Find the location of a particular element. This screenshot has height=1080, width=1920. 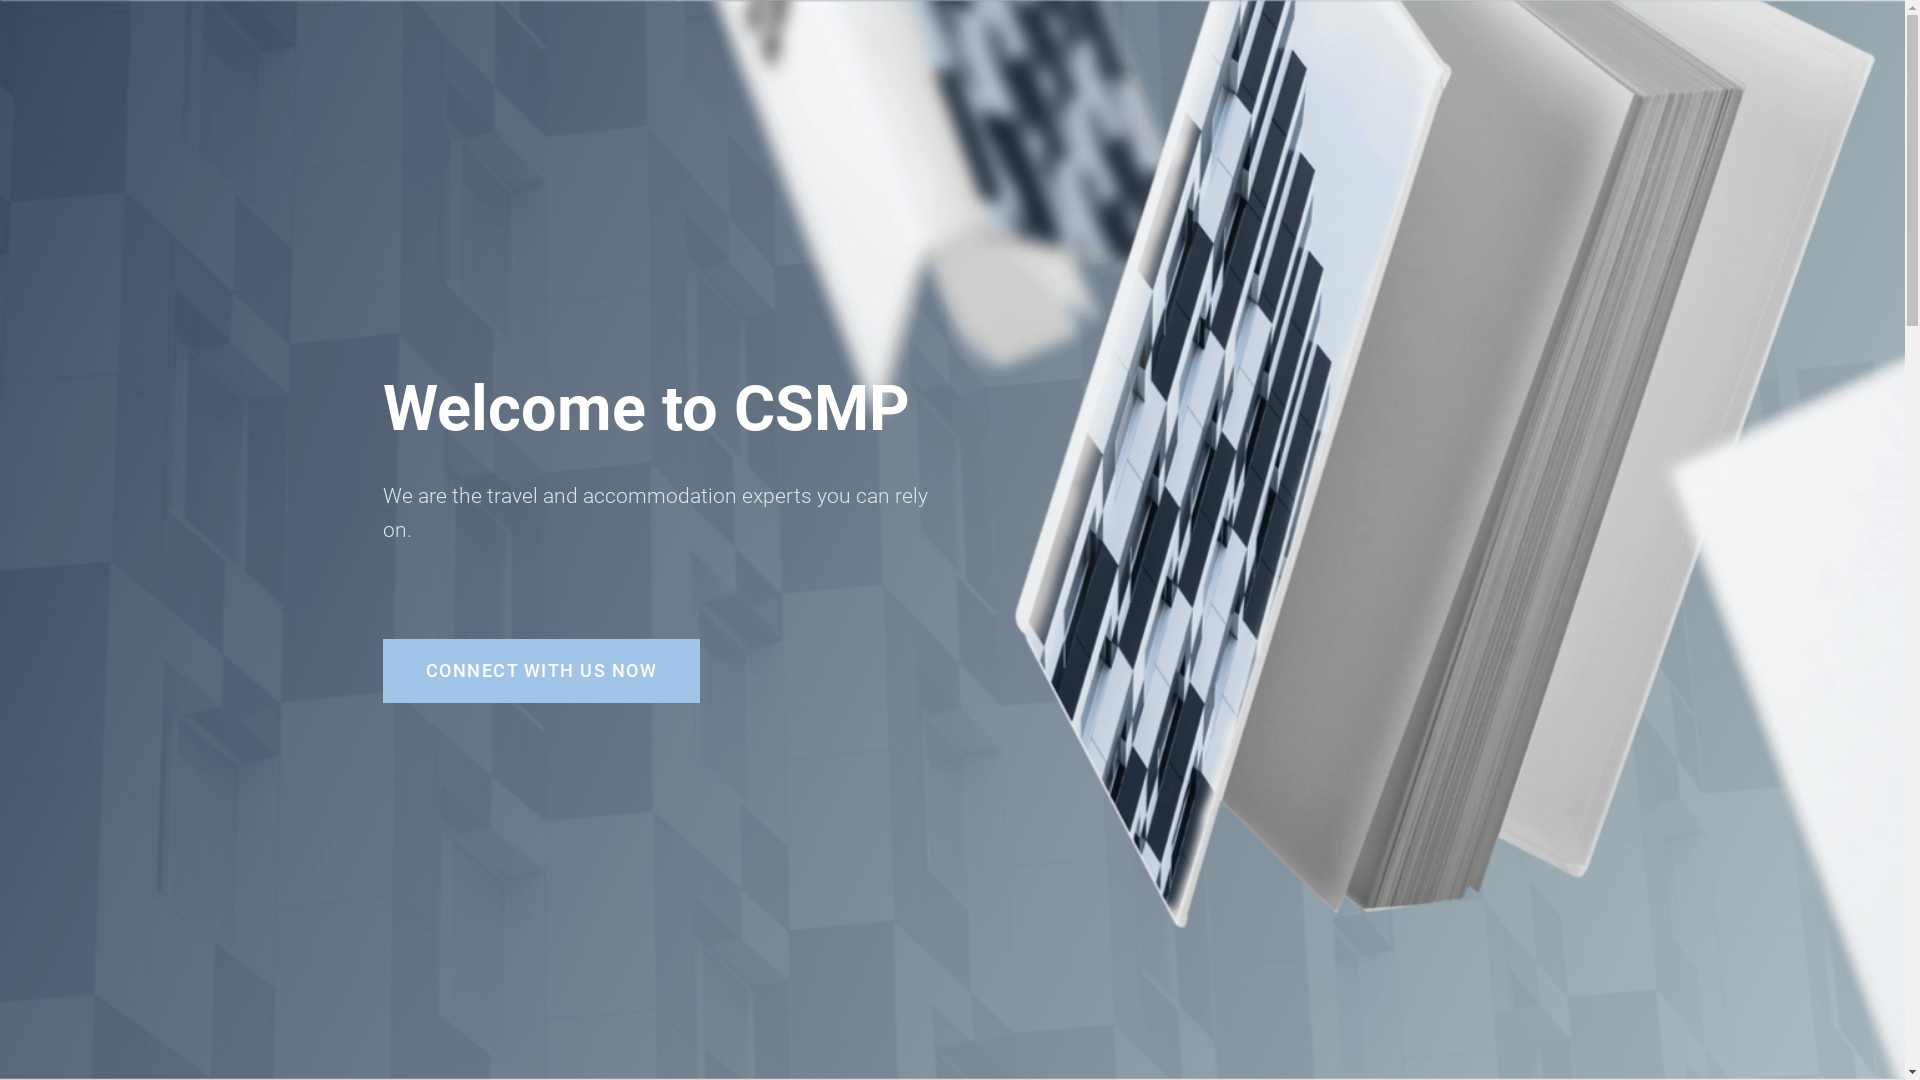

'CONNECT WITH US NOW' is located at coordinates (541, 671).